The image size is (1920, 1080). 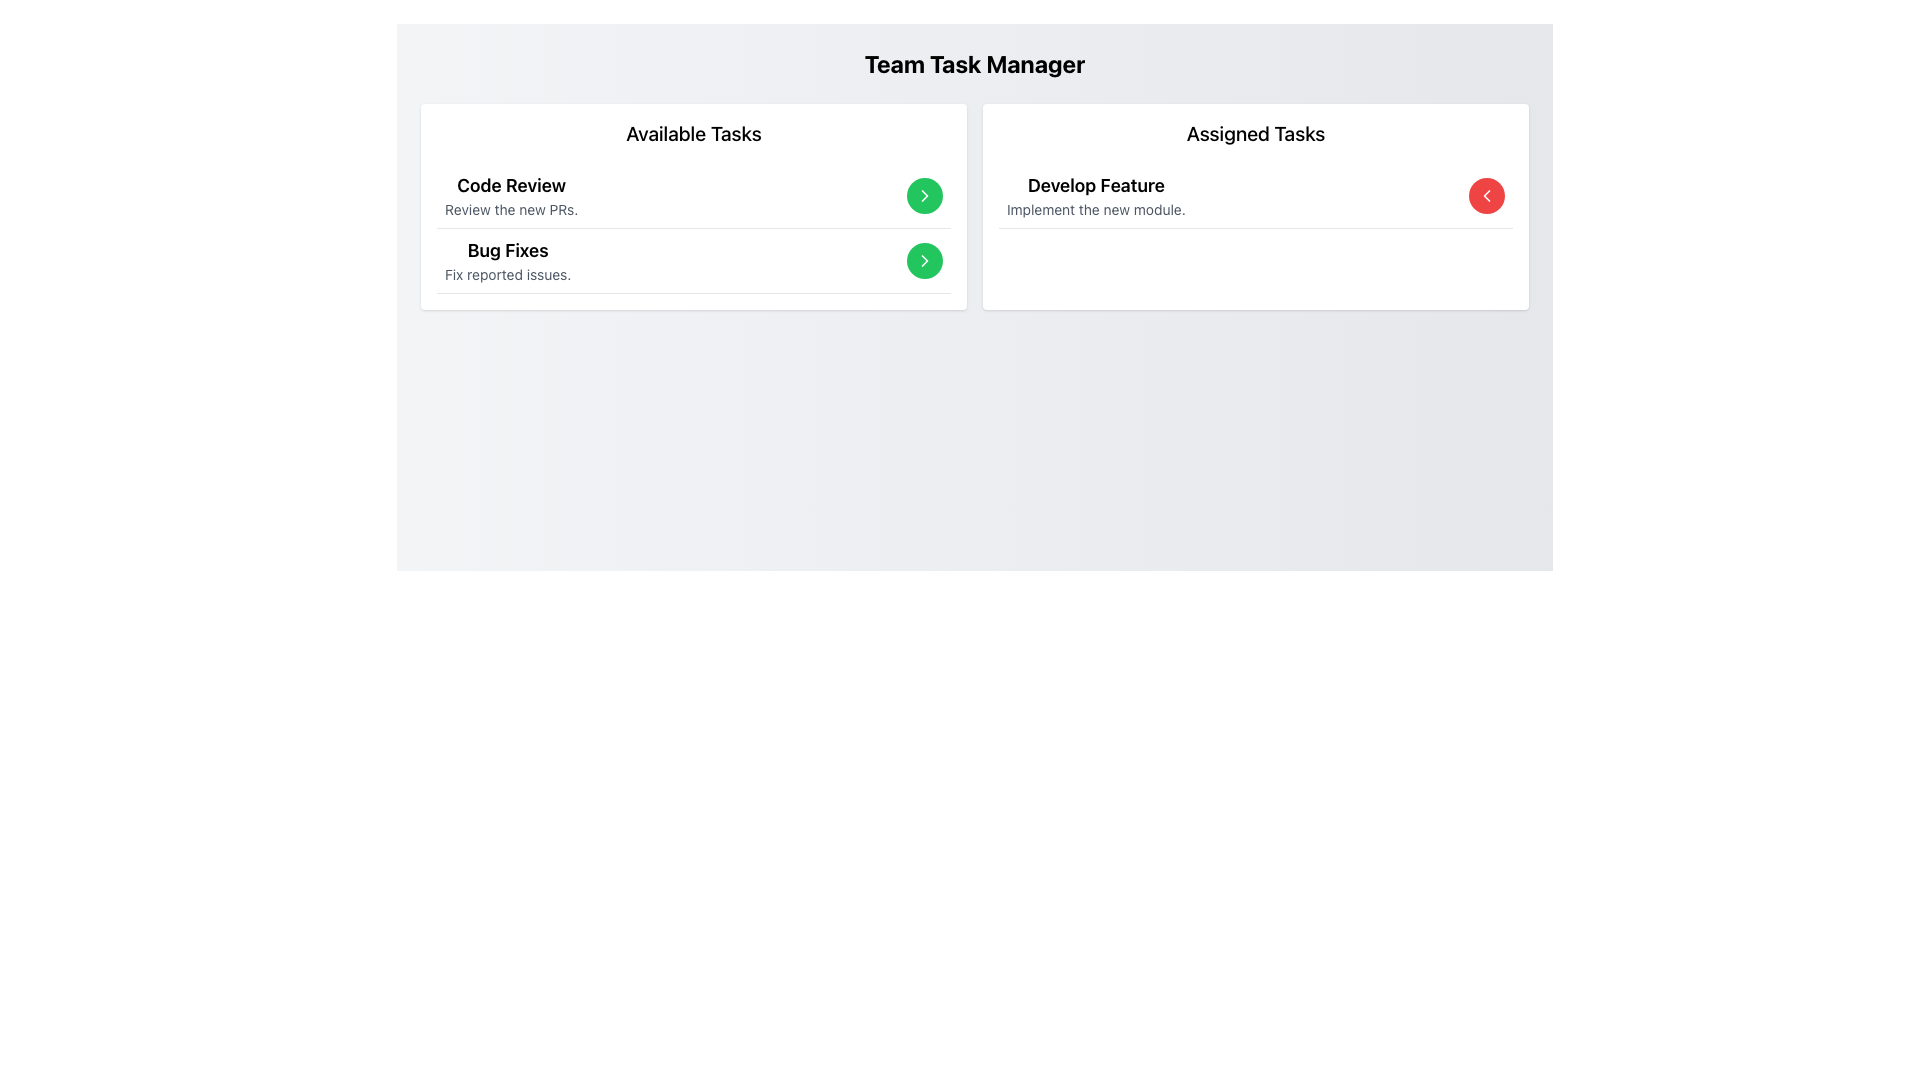 What do you see at coordinates (508, 274) in the screenshot?
I see `text element displaying 'Fix reported issues.' located beneath the 'Bug Fixes' heading in the 'Available Tasks' section` at bounding box center [508, 274].